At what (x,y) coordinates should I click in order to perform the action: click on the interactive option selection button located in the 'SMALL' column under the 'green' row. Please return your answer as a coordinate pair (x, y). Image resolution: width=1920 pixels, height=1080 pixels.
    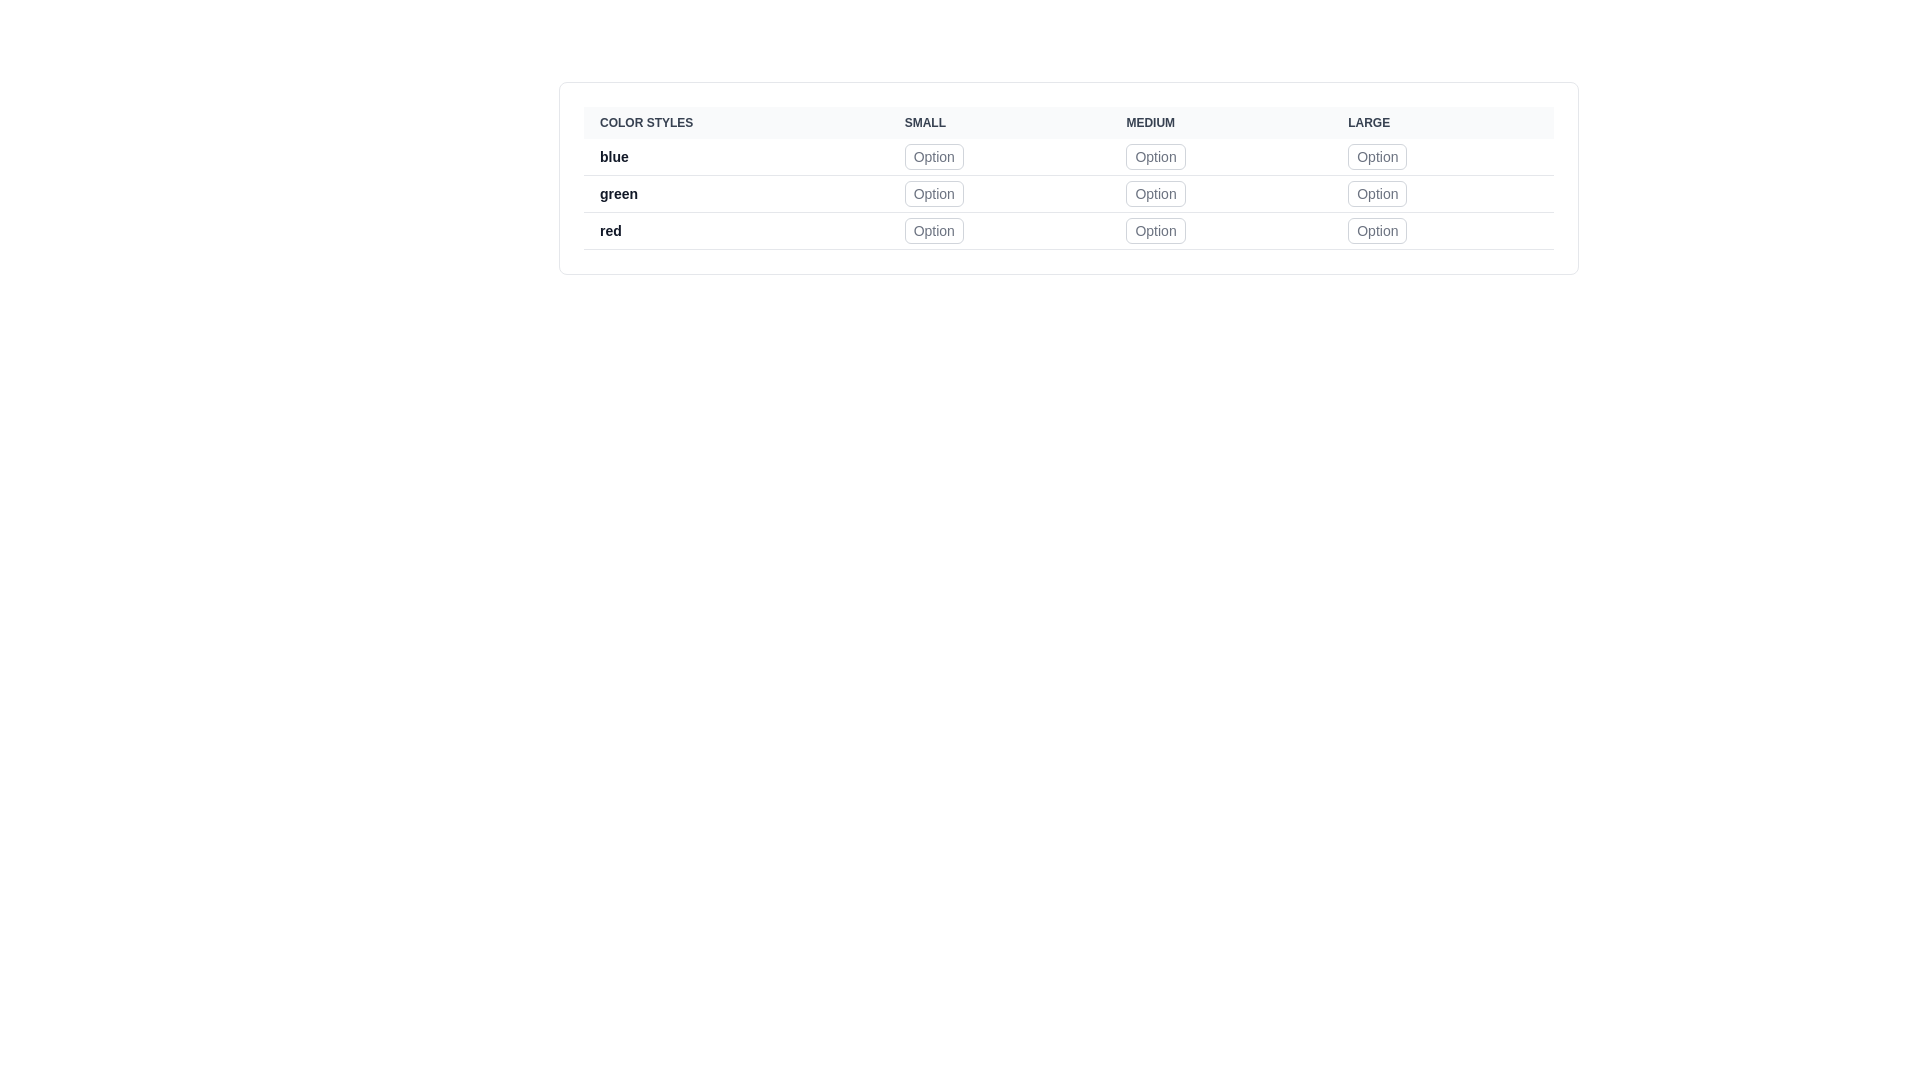
    Looking at the image, I should click on (933, 193).